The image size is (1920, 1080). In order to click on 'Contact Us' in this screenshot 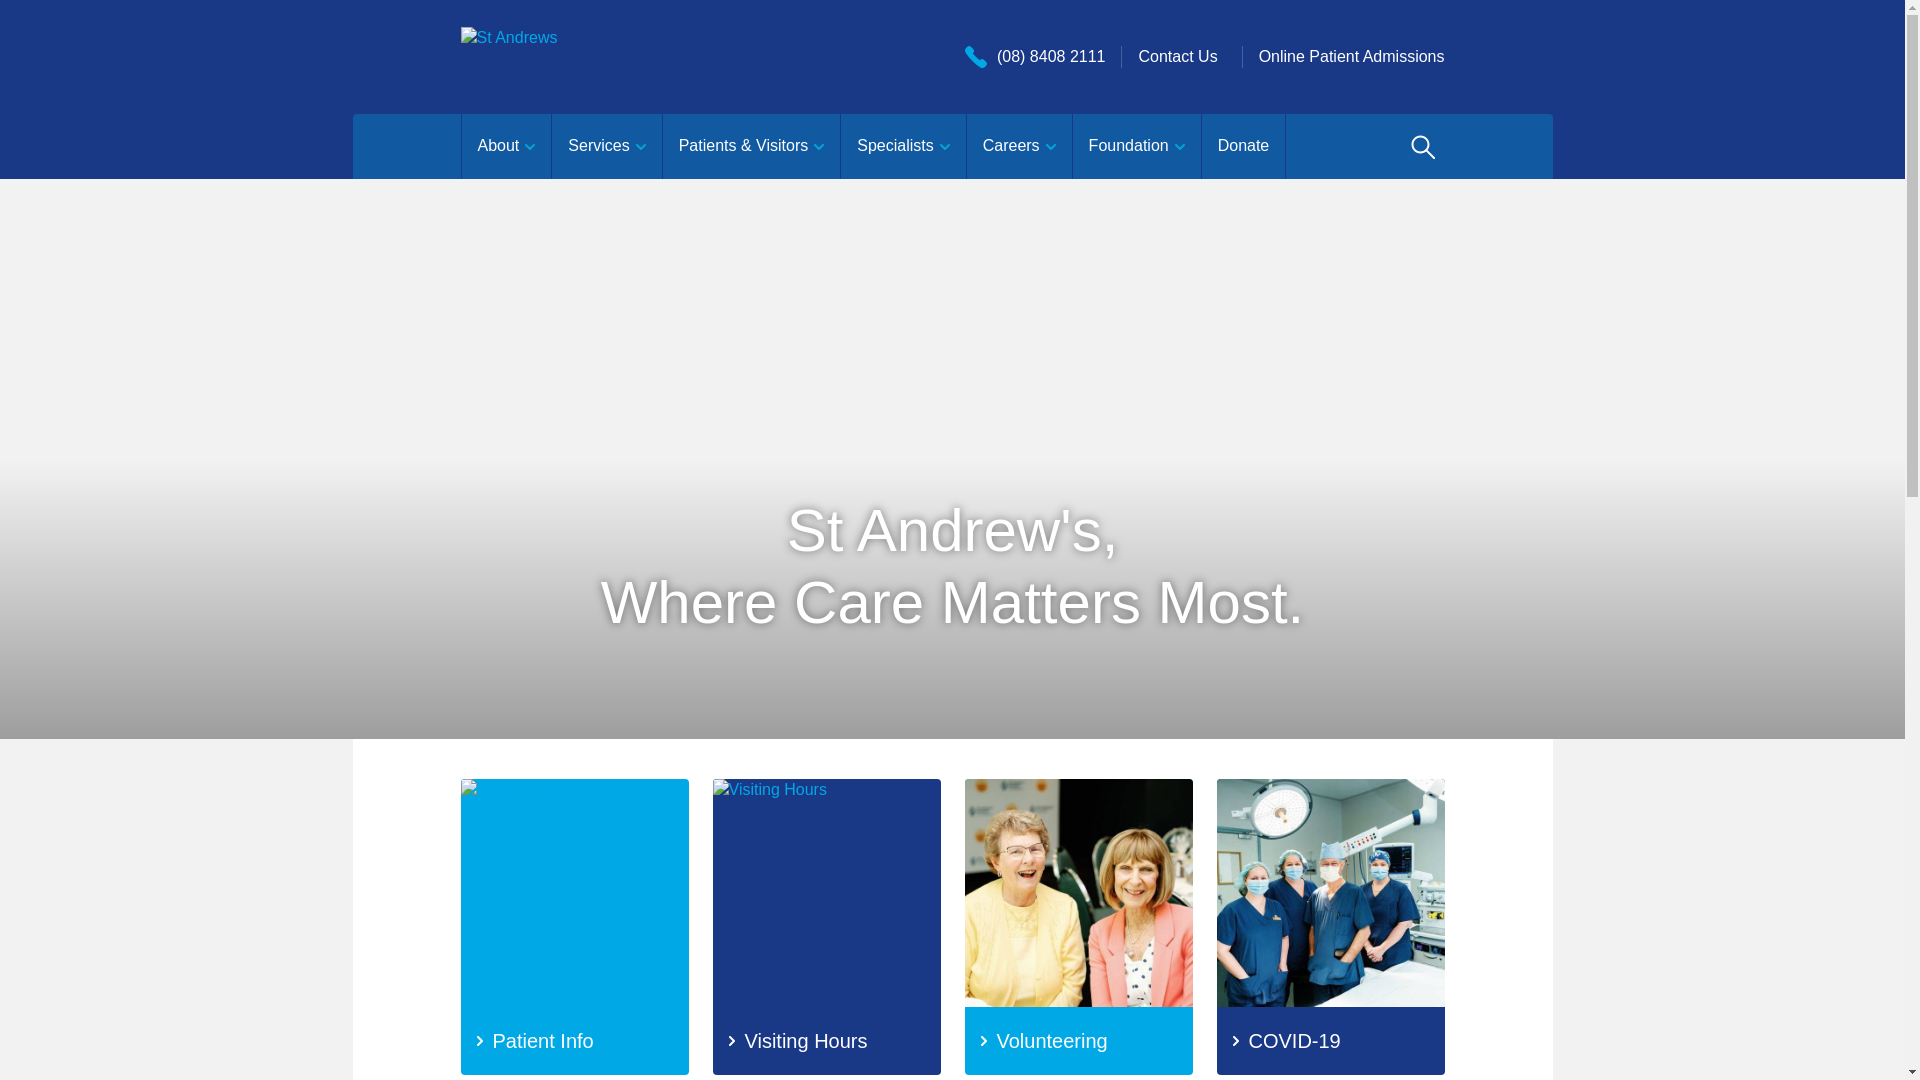, I will do `click(1177, 55)`.